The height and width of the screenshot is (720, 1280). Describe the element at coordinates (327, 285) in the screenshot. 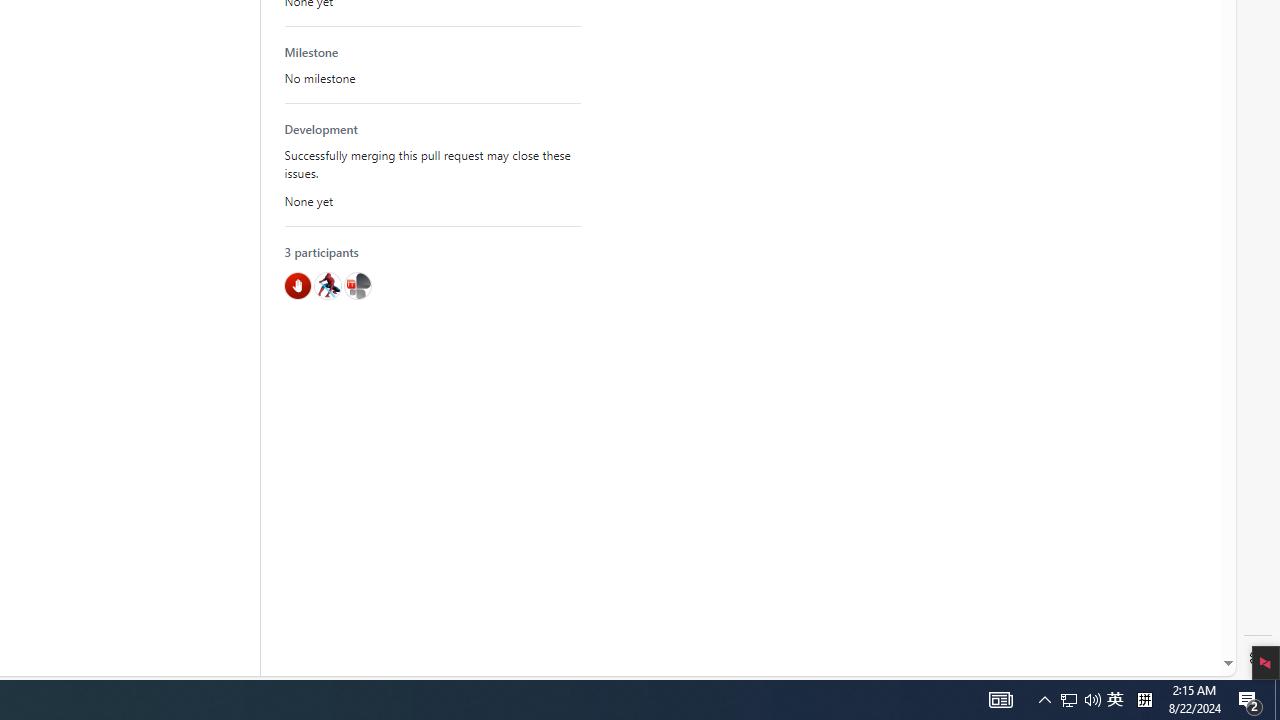

I see `'@hawkeye116477'` at that location.